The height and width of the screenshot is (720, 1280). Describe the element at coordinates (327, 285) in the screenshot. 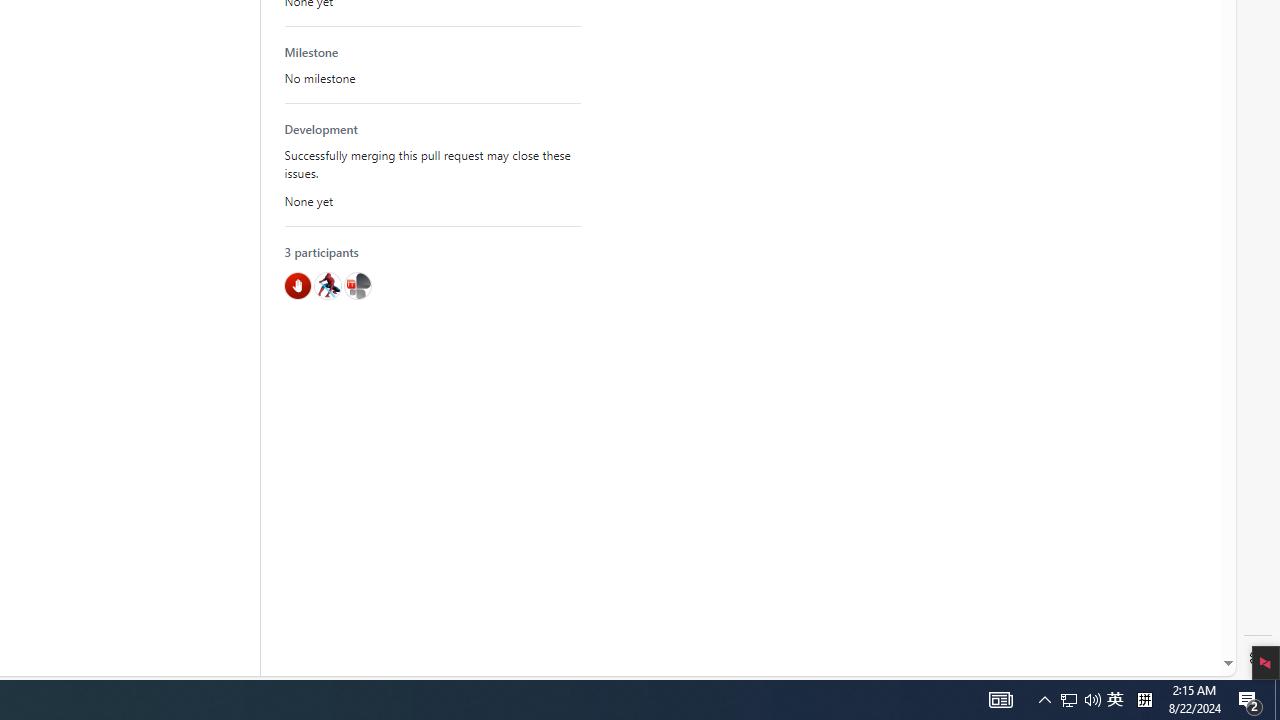

I see `'@hawkeye116477'` at that location.